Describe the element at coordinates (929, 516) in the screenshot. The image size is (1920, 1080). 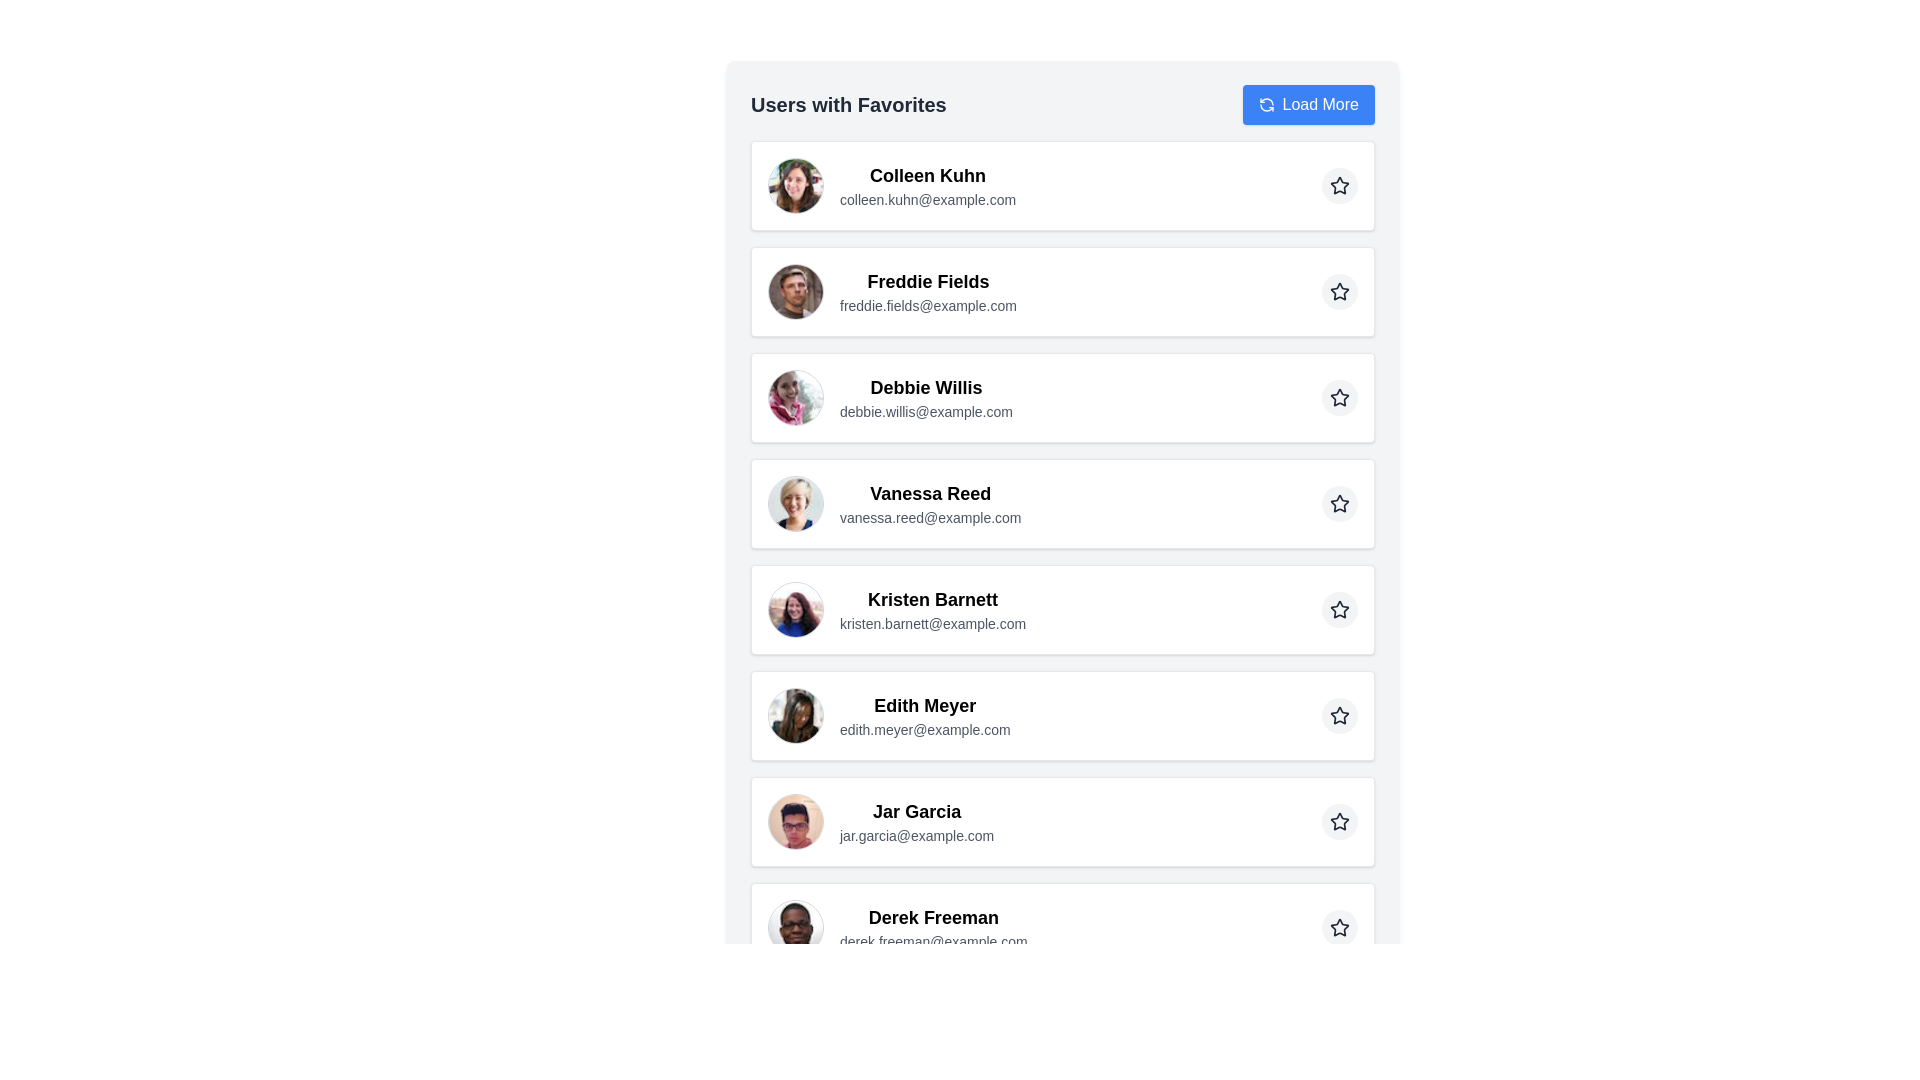
I see `the text label displaying the email address 'vanessa.reed@example.com', which is styled in gray and located beneath the name 'Vanessa Reed' in the fourth entry of the user list` at that location.